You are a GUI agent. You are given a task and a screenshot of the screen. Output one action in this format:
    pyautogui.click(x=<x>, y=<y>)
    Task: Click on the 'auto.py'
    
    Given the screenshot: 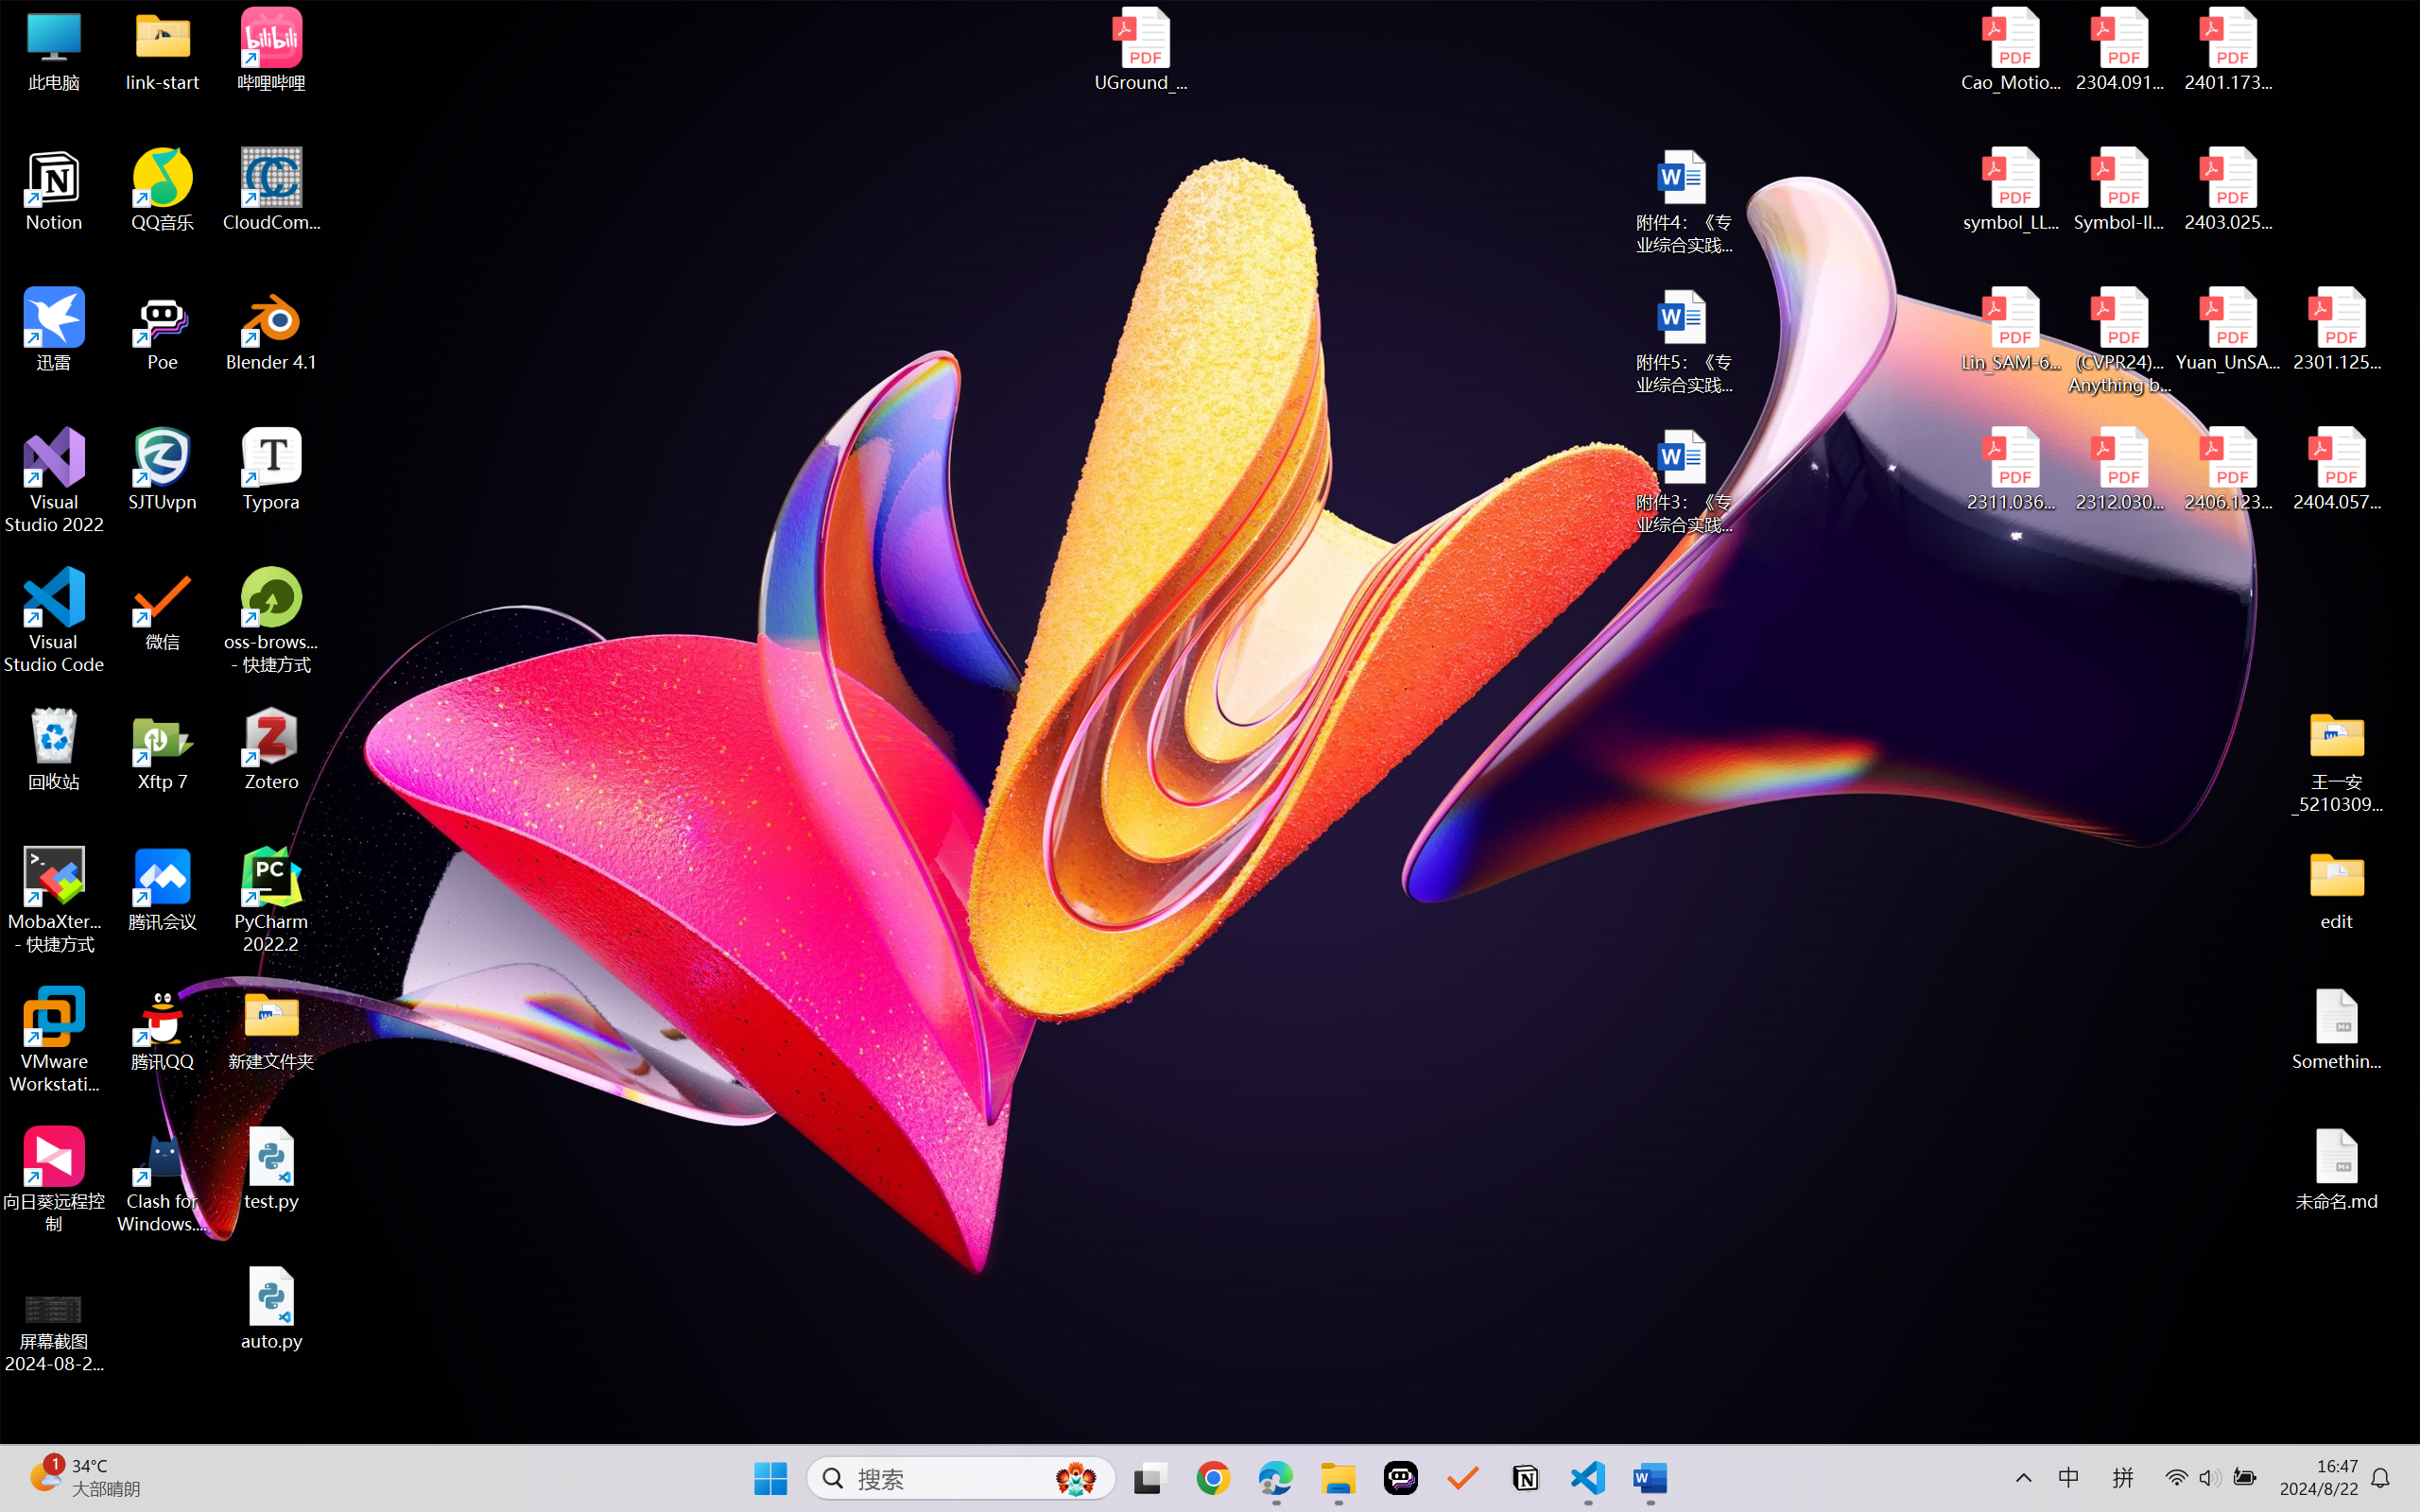 What is the action you would take?
    pyautogui.click(x=271, y=1308)
    